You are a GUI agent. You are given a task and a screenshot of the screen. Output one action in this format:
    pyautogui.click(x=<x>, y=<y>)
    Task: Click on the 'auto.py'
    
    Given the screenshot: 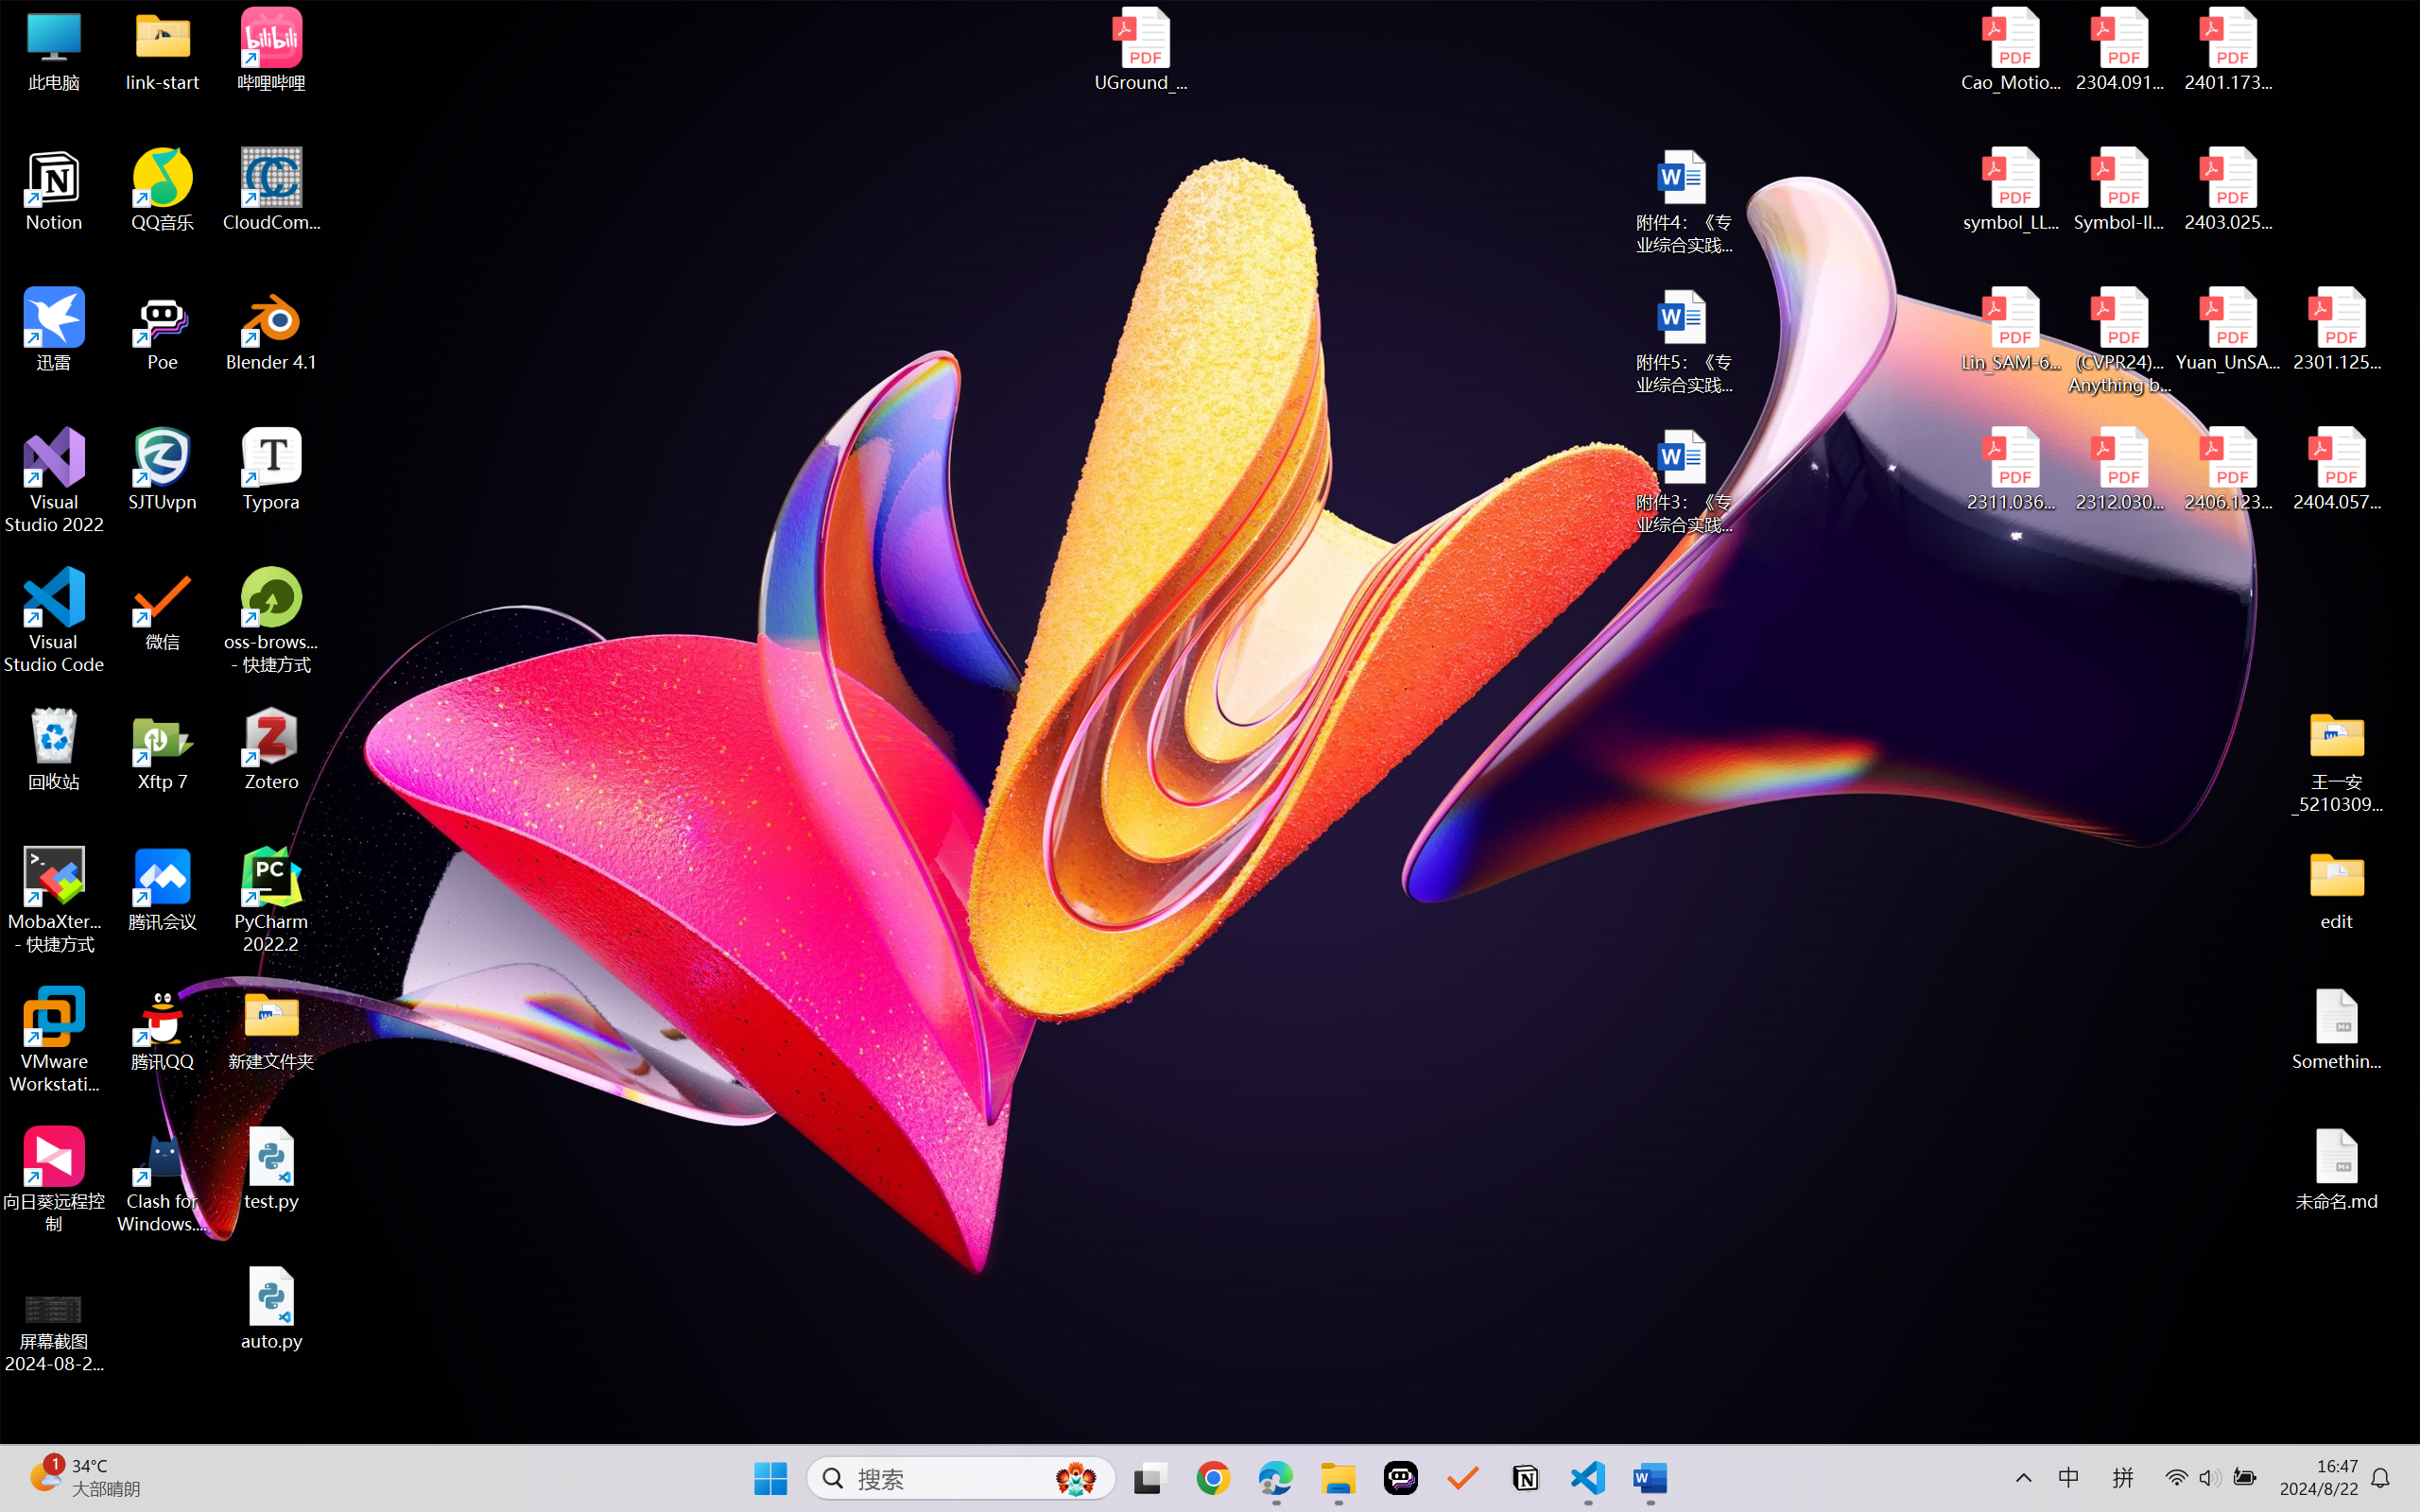 What is the action you would take?
    pyautogui.click(x=271, y=1308)
    